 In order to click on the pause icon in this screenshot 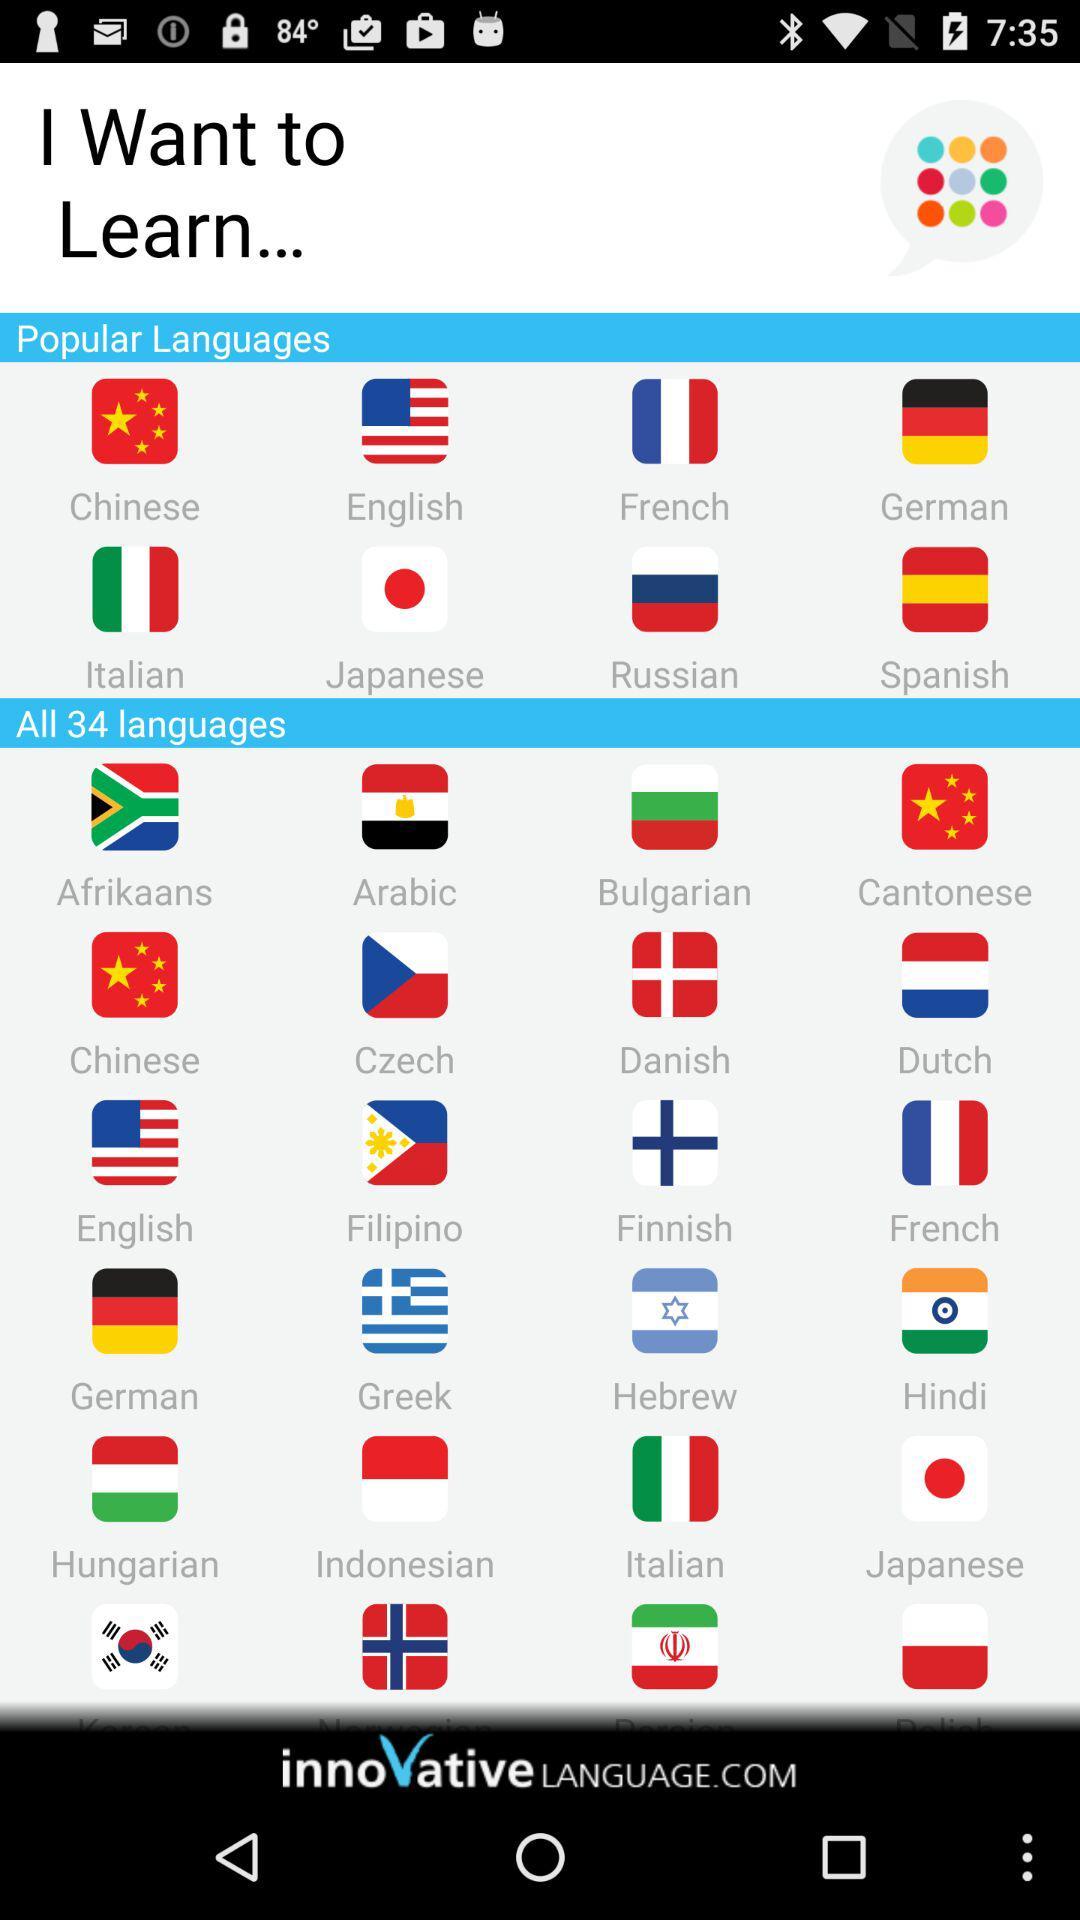, I will do `click(675, 450)`.